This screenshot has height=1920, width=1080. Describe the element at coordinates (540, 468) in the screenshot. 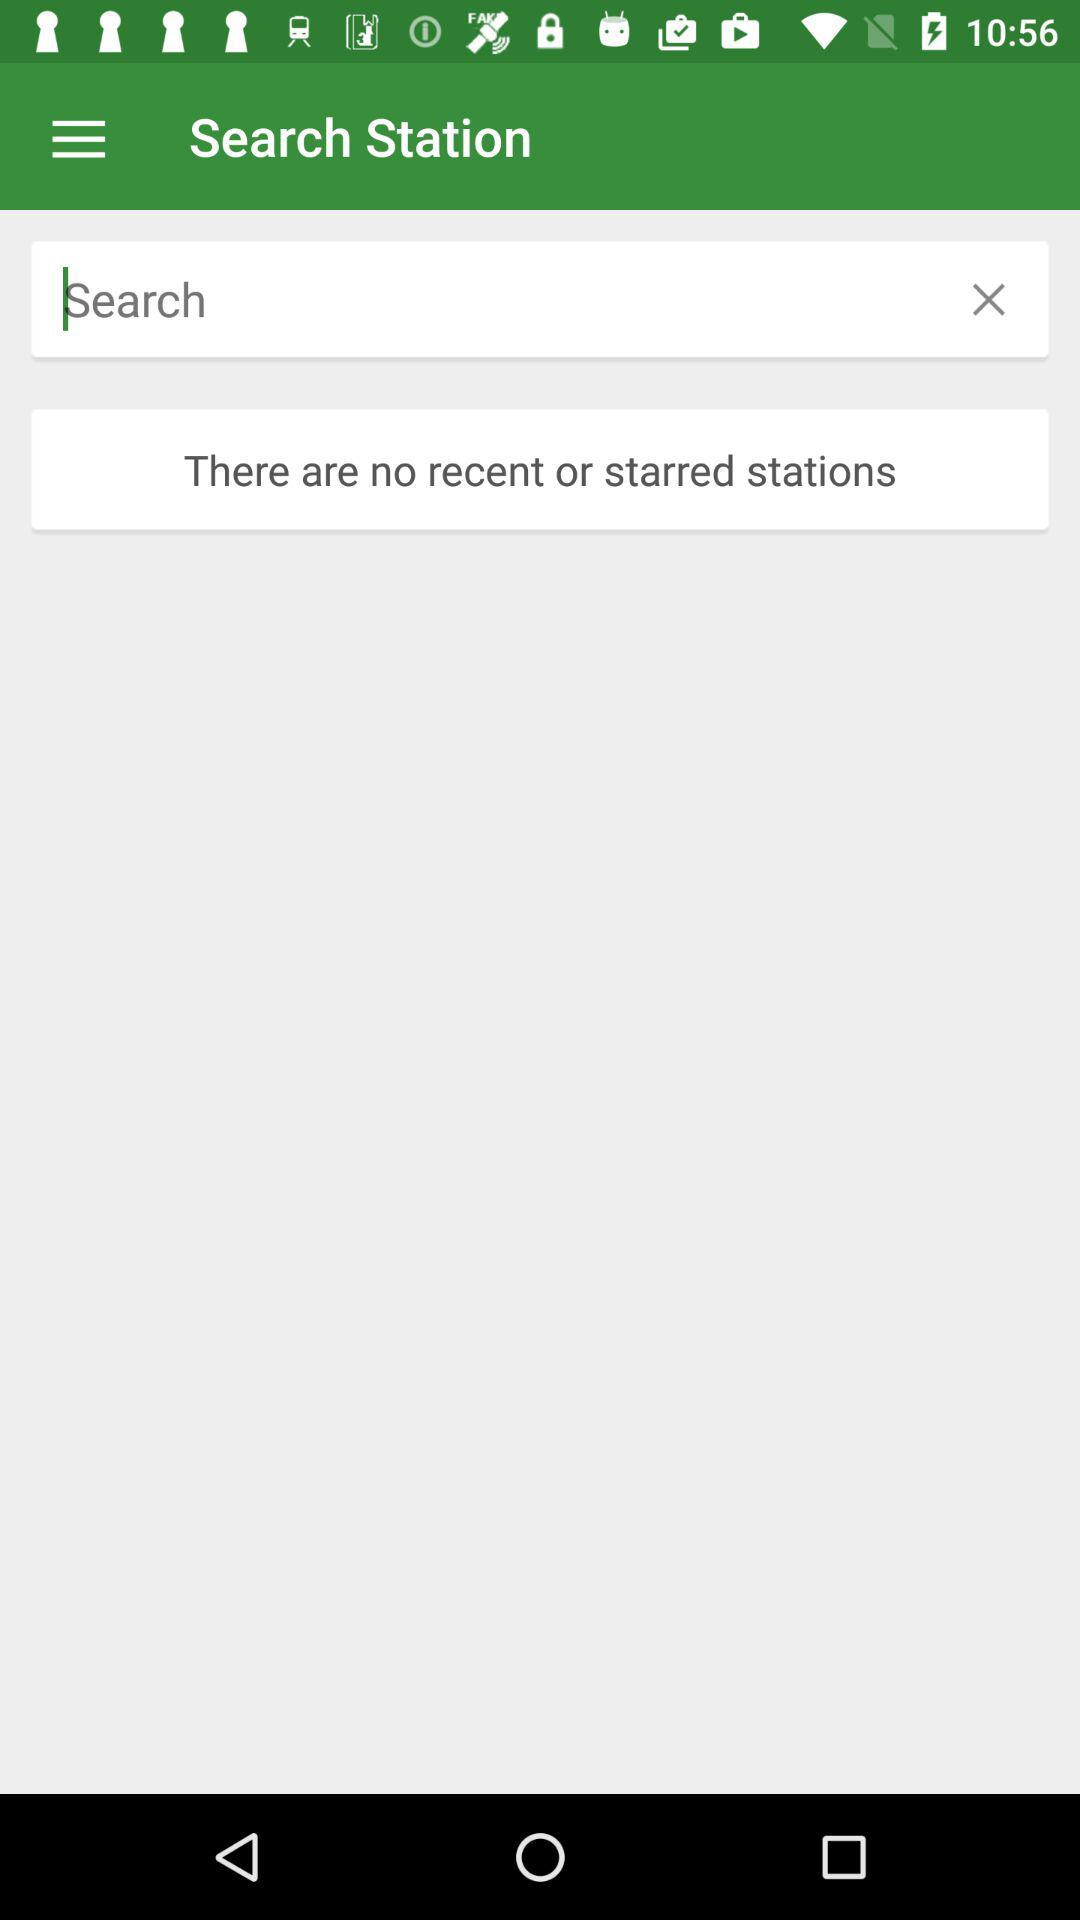

I see `the there are no item` at that location.